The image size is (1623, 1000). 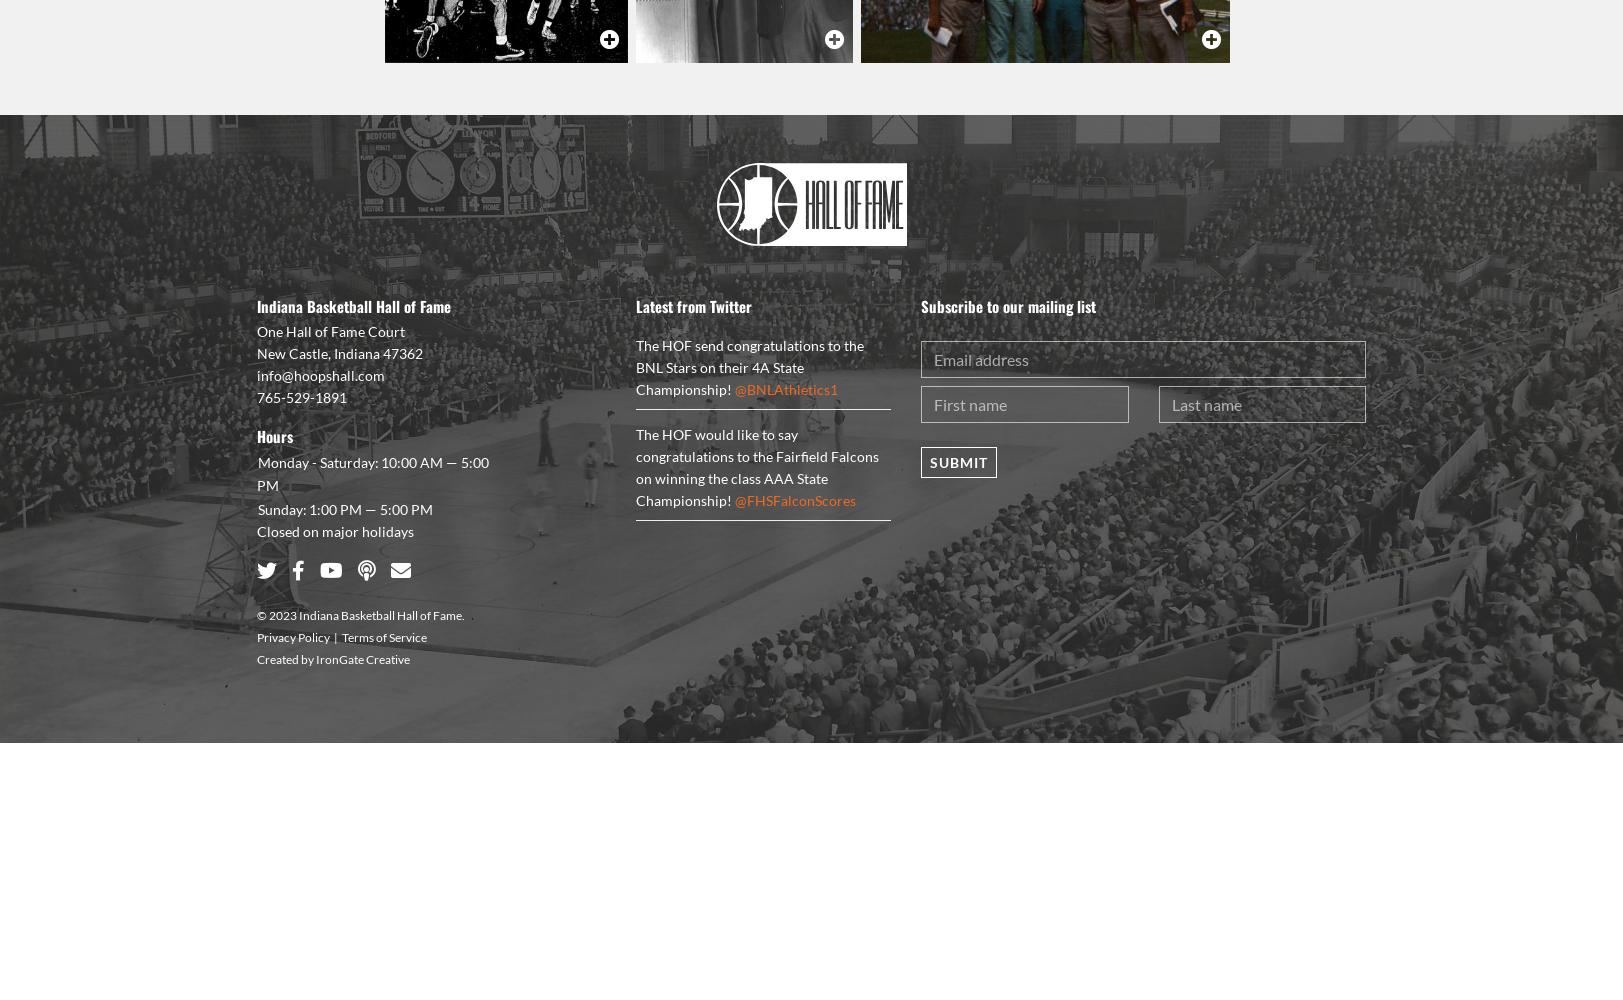 What do you see at coordinates (460, 613) in the screenshot?
I see `'.'` at bounding box center [460, 613].